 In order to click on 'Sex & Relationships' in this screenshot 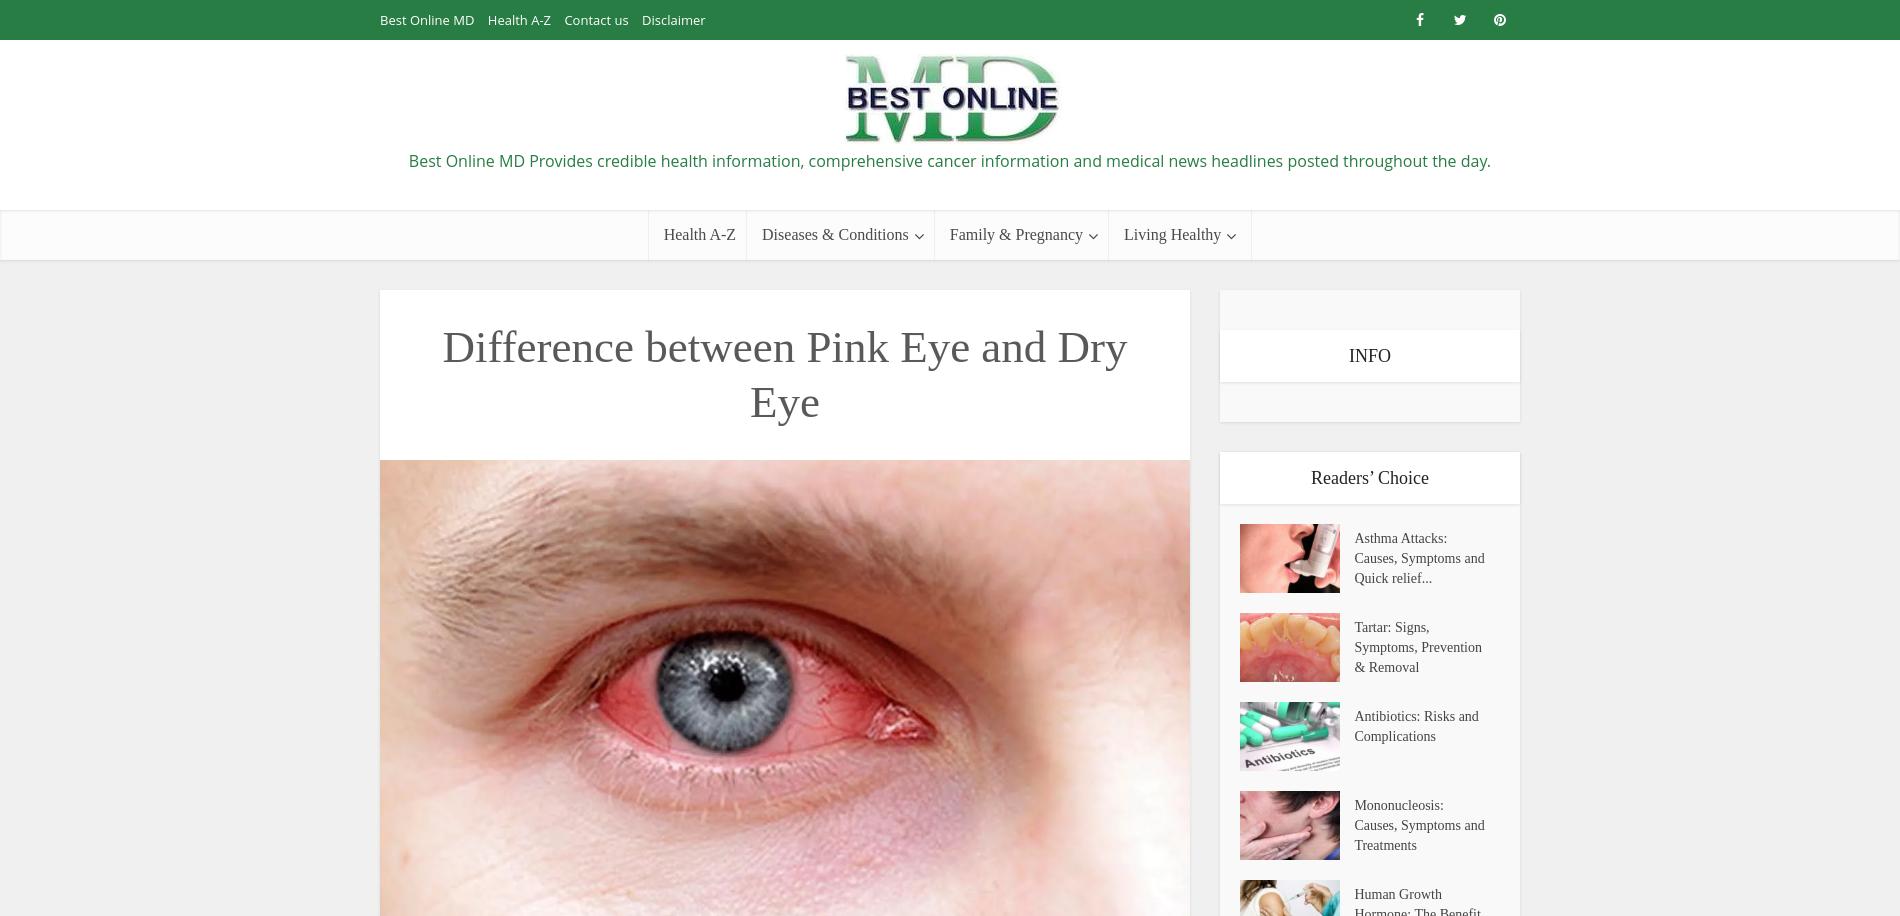, I will do `click(1004, 488)`.